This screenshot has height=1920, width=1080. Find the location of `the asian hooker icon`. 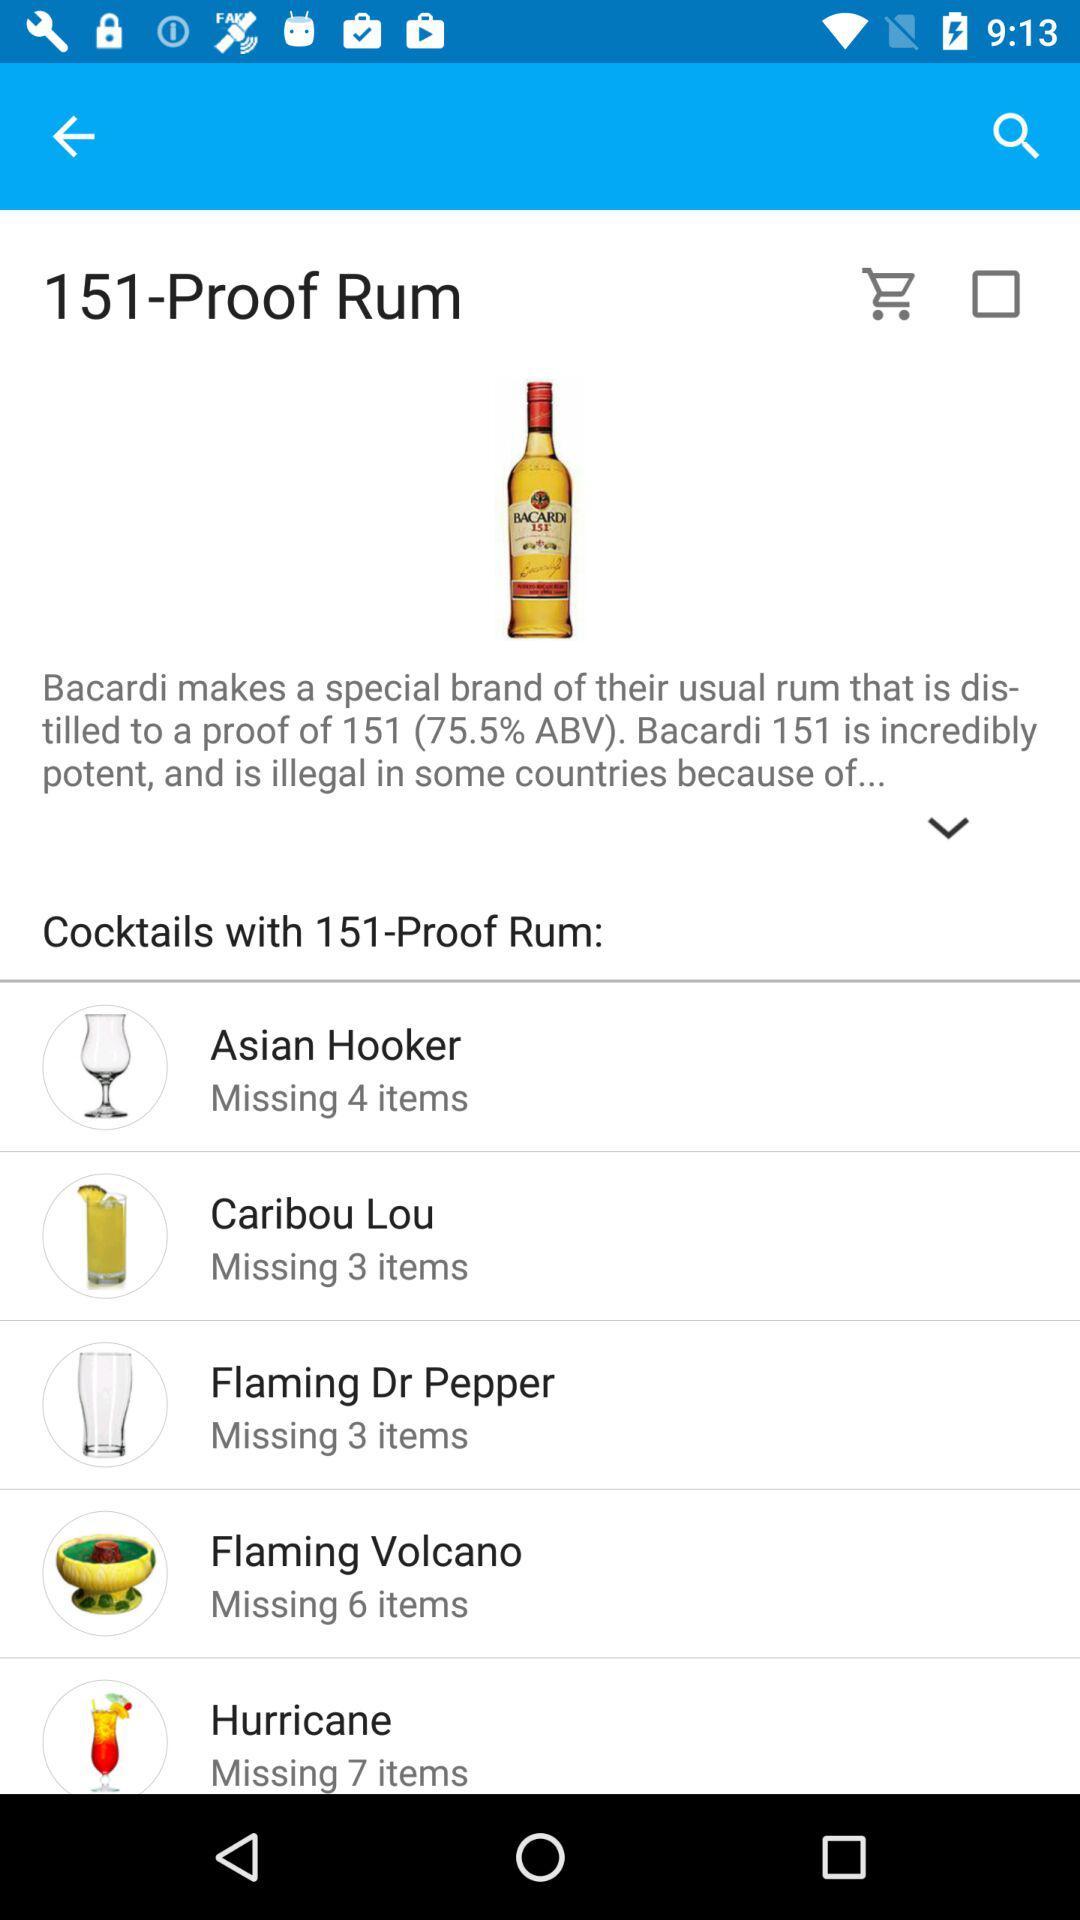

the asian hooker icon is located at coordinates (591, 1037).